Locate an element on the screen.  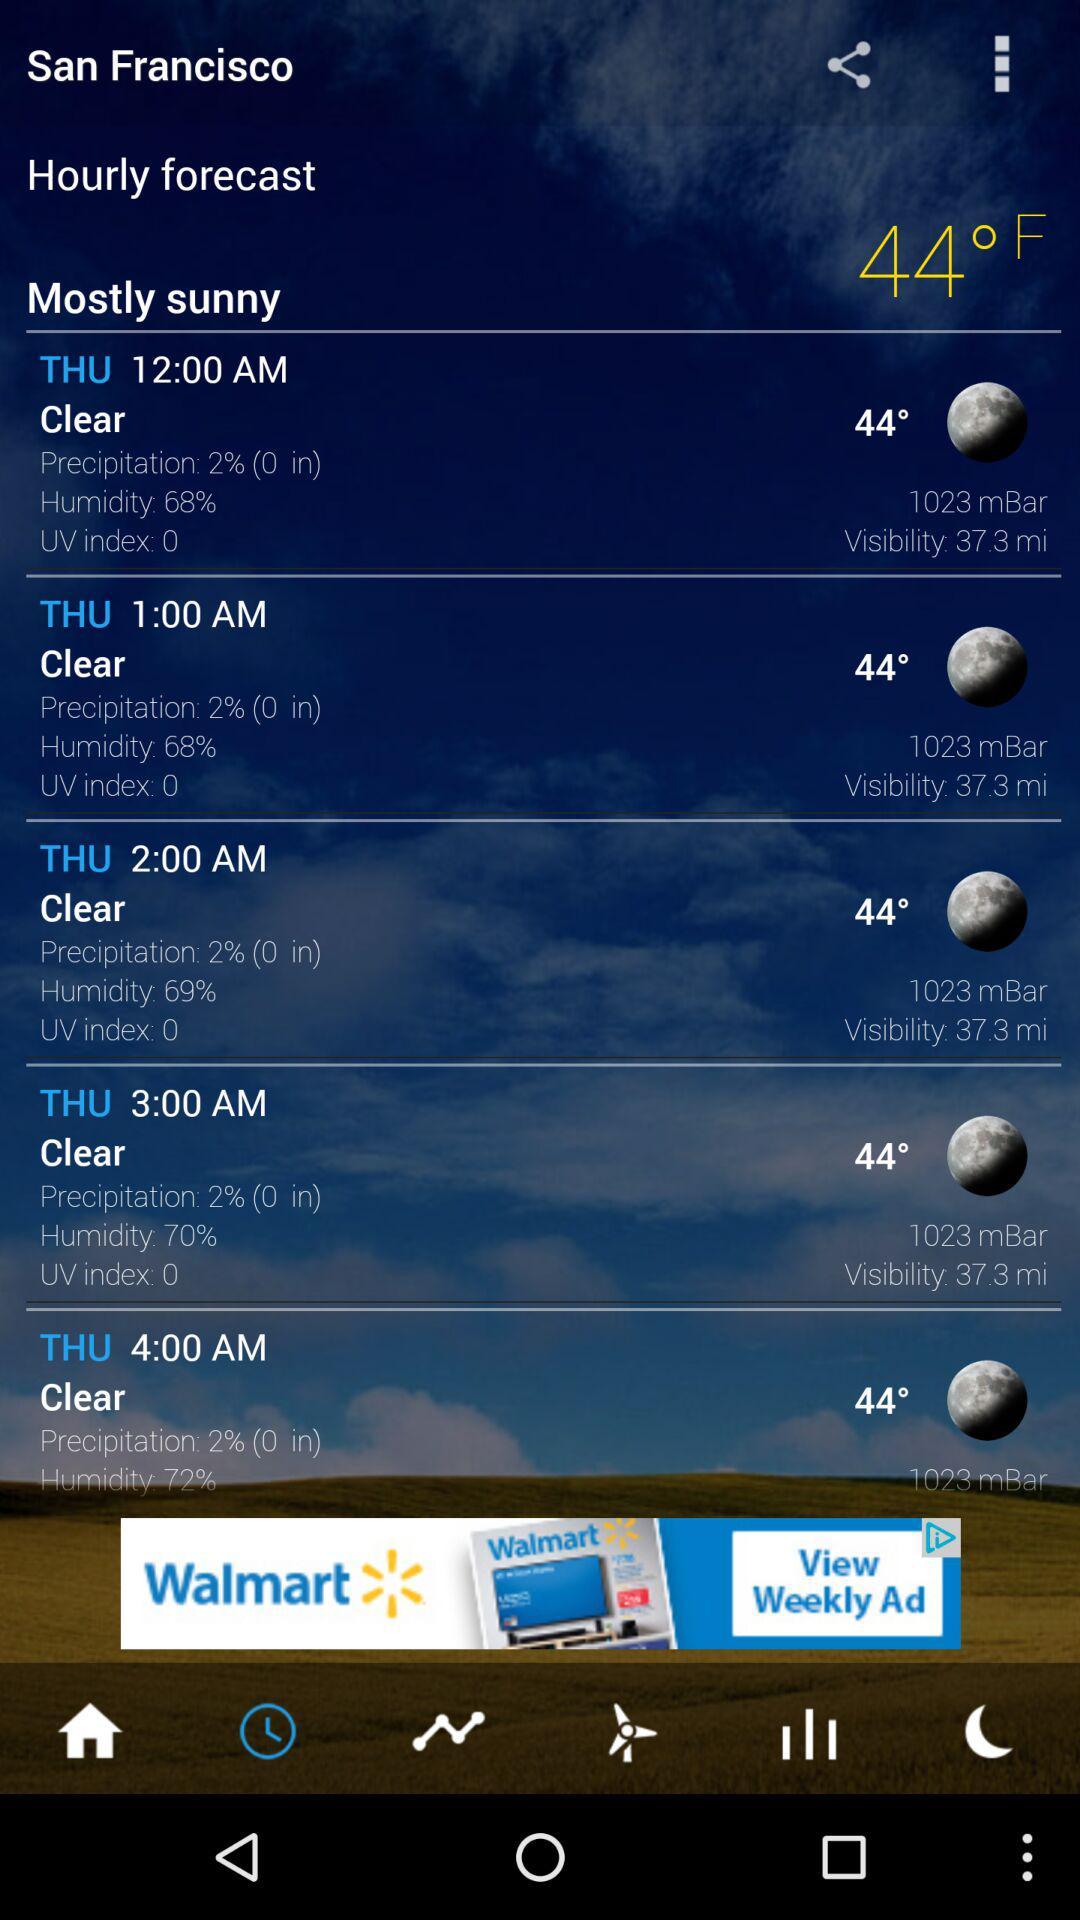
the time icon is located at coordinates (270, 1849).